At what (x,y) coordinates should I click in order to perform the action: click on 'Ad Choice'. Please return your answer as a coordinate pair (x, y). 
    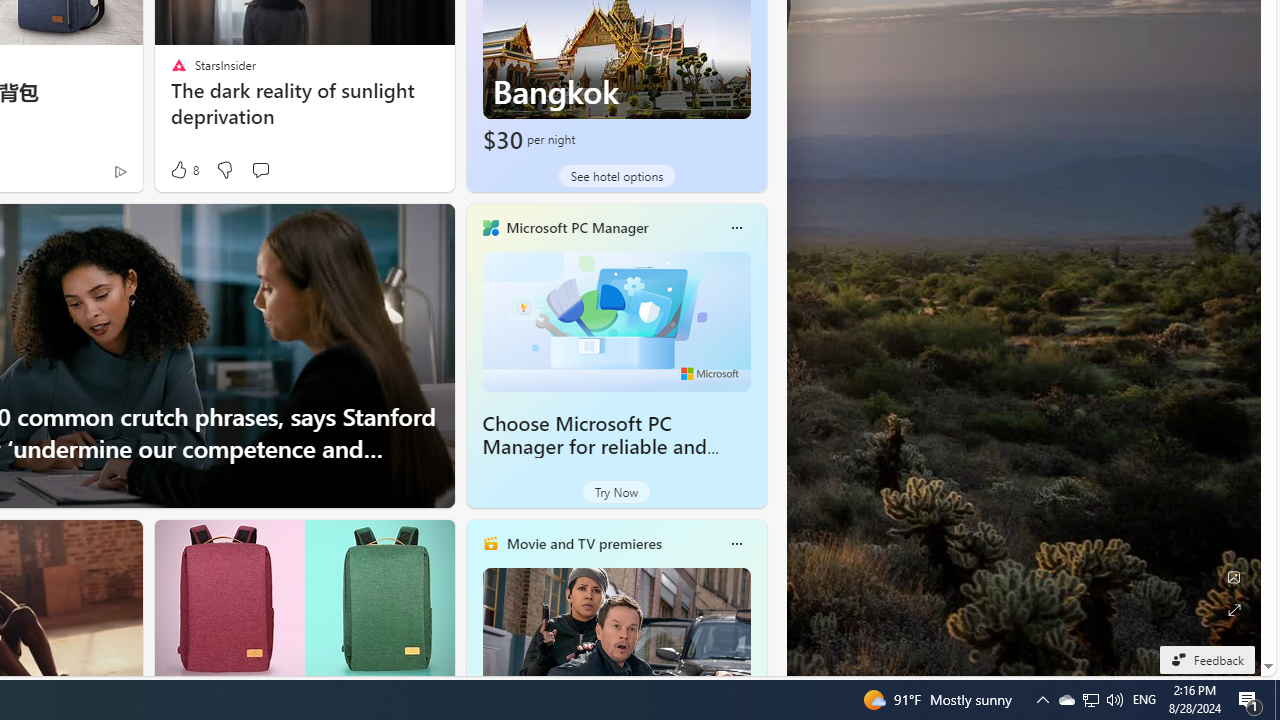
    Looking at the image, I should click on (119, 170).